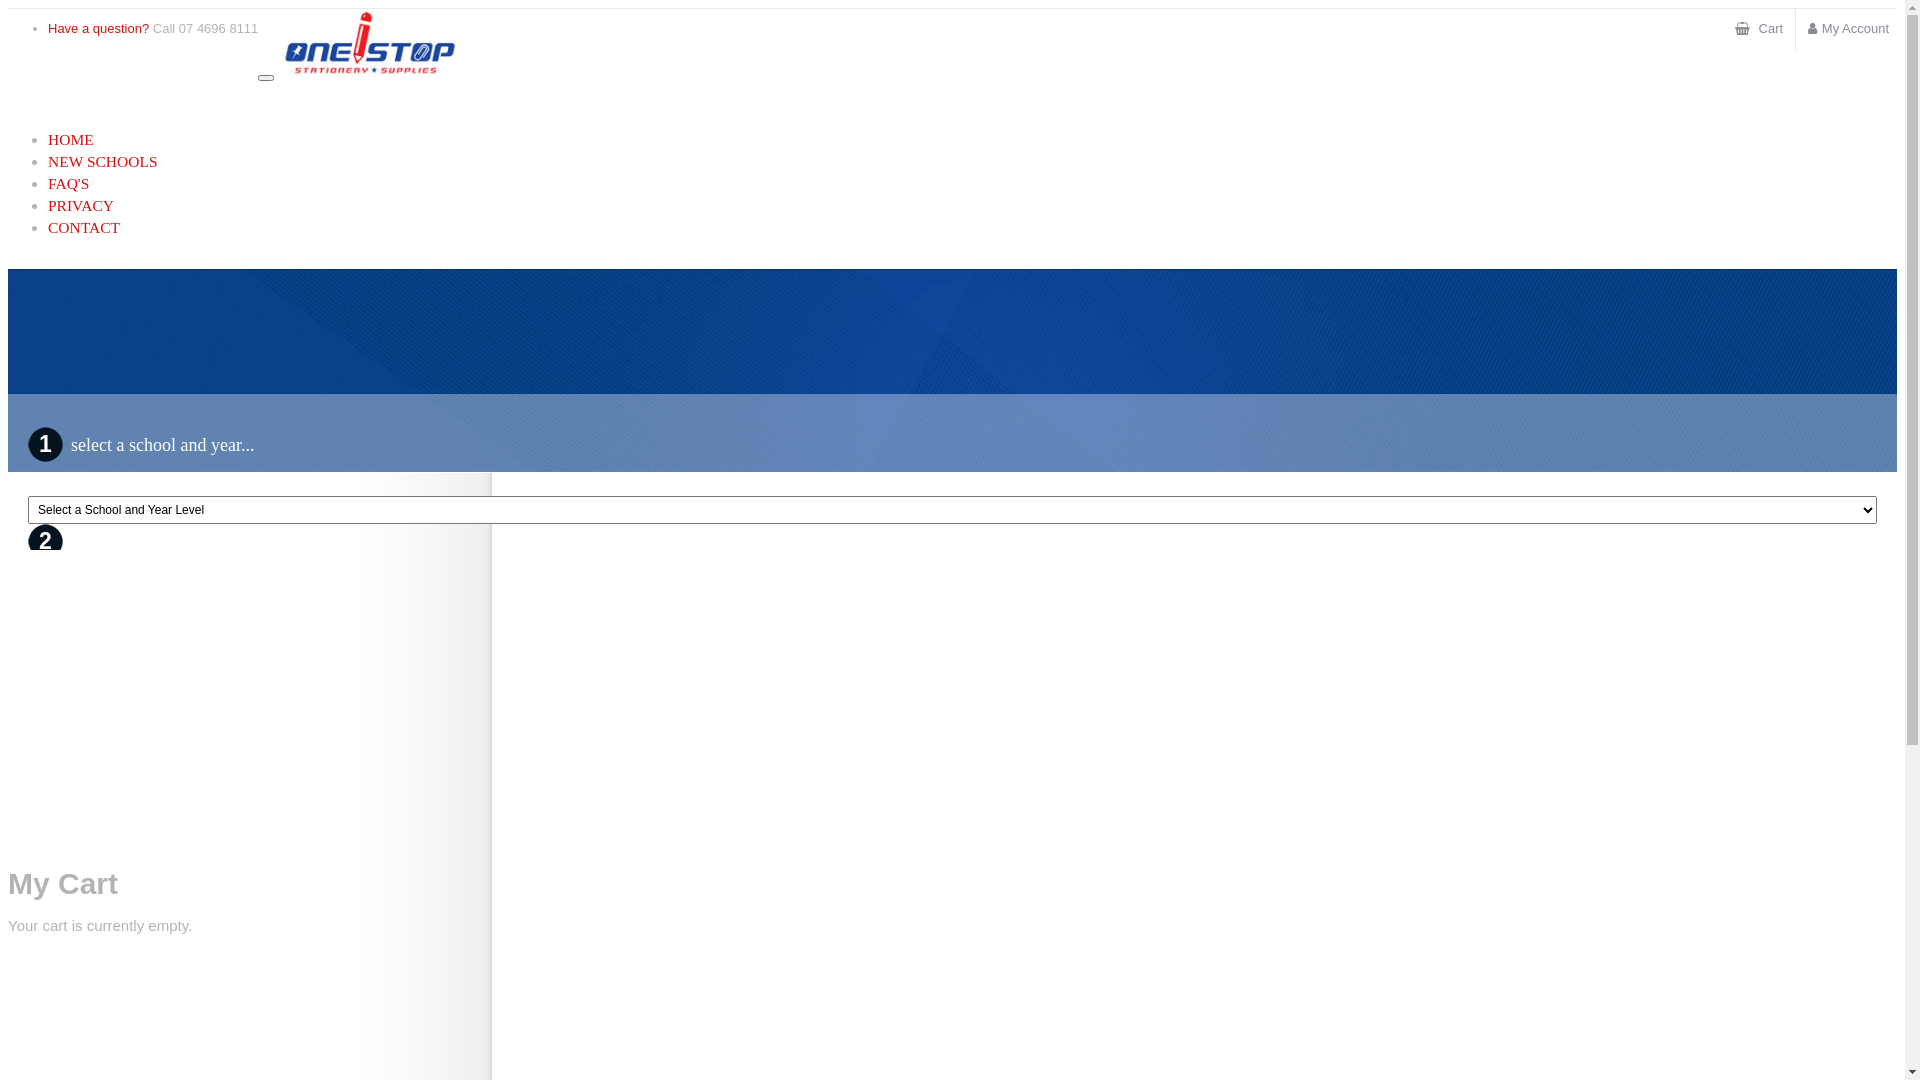 Image resolution: width=1920 pixels, height=1080 pixels. I want to click on 'CONTACT', so click(82, 226).